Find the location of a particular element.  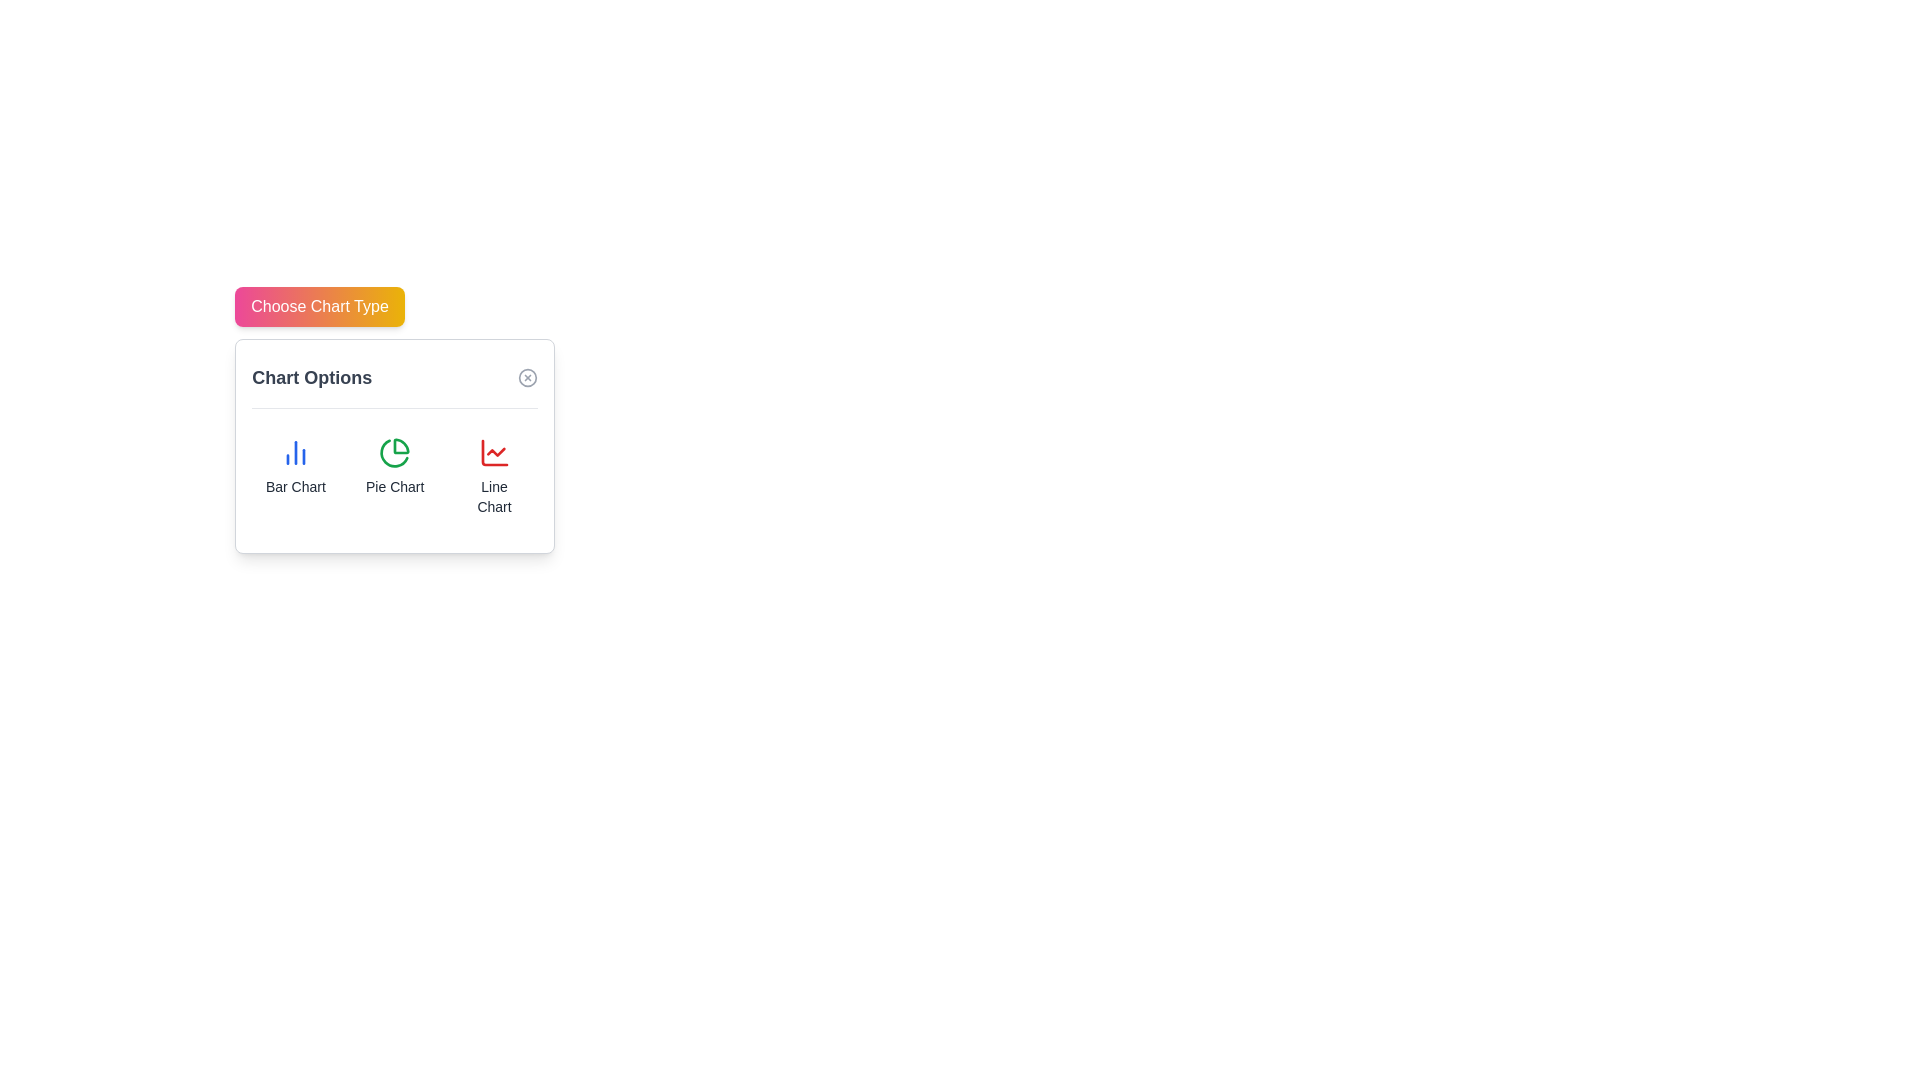

the outermost slice of the pie chart representation in the 'Pie Chart' option inside the chart options modal is located at coordinates (400, 445).